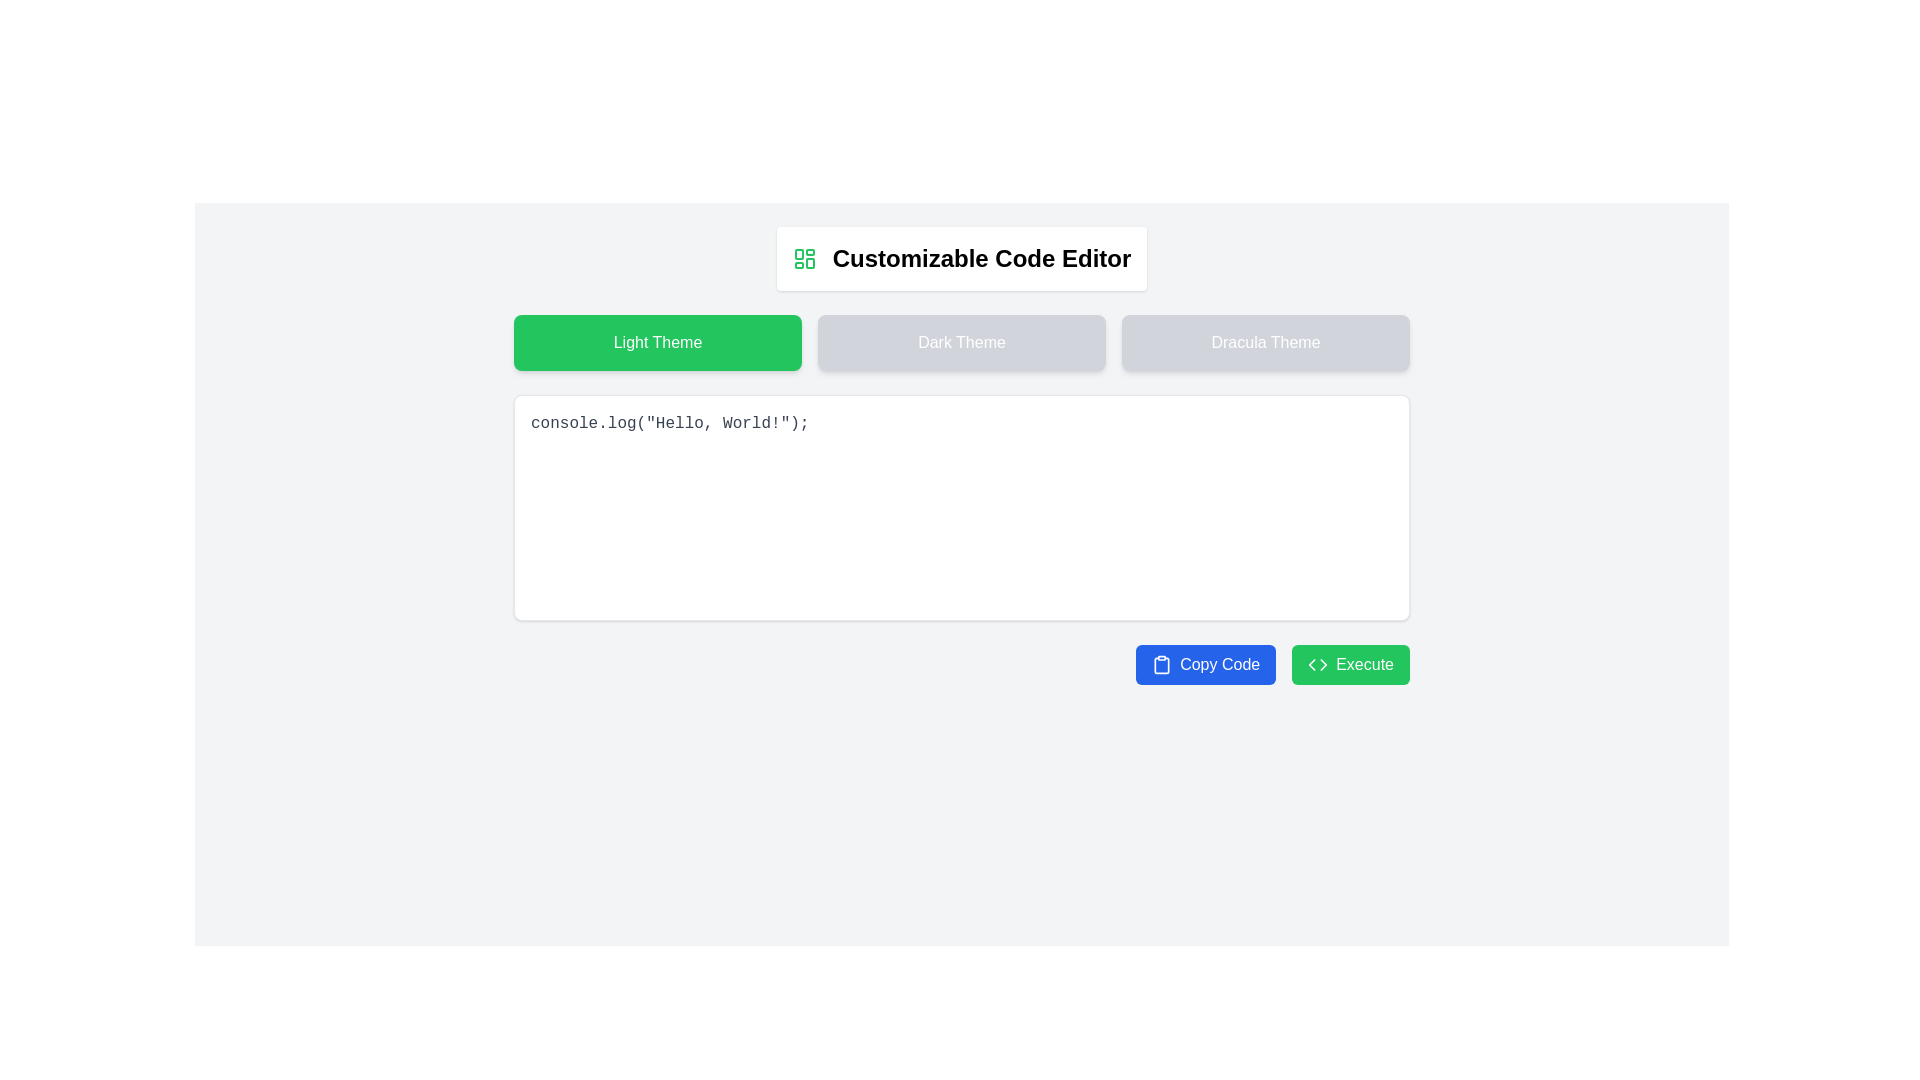 The height and width of the screenshot is (1080, 1920). Describe the element at coordinates (961, 342) in the screenshot. I see `the button that changes the interface's theme to 'Dark Theme', located in the middle of three theme buttons below the header 'Customizable Code Editor'` at that location.